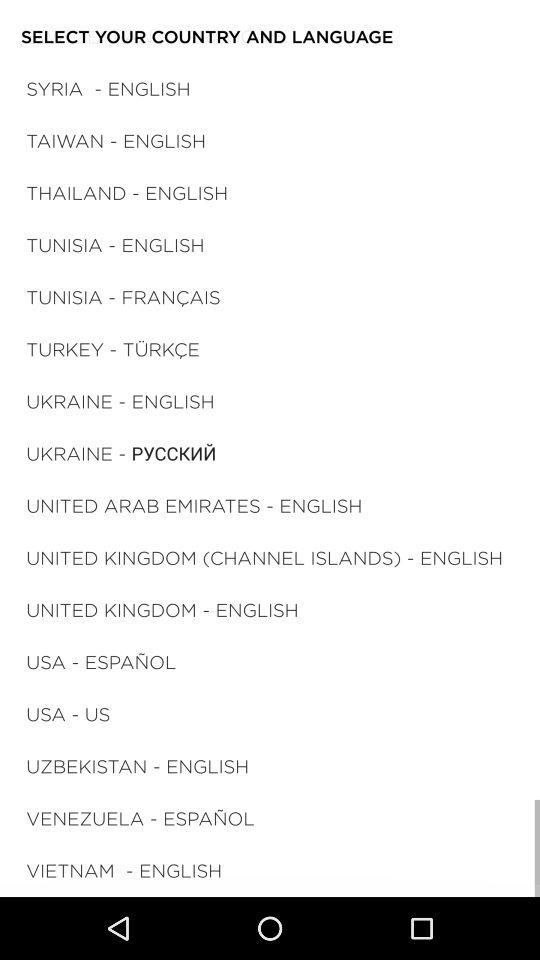  What do you see at coordinates (115, 244) in the screenshot?
I see `the tunisia - english icon` at bounding box center [115, 244].